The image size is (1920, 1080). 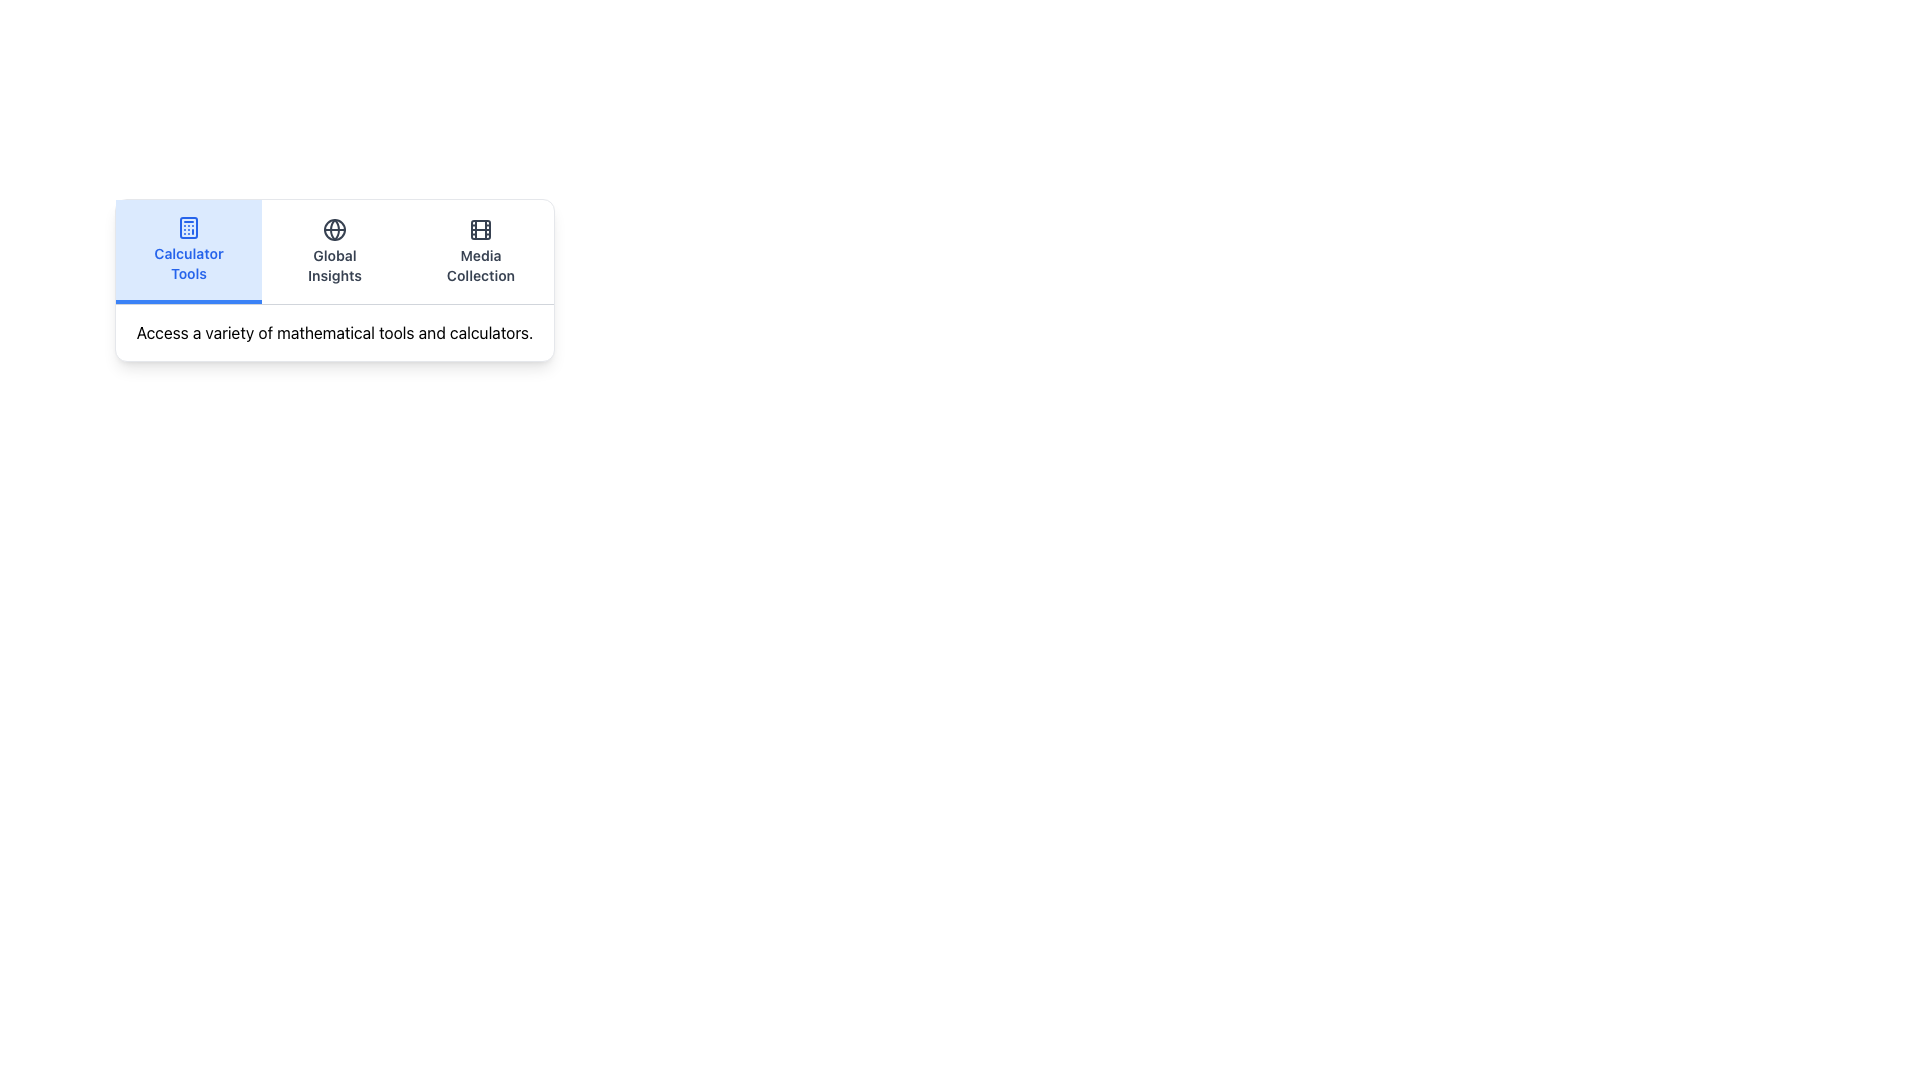 I want to click on text of the 'Media Collection' label, which is styled in a small font and located below the film strip icon in the navigation options, so click(x=480, y=265).